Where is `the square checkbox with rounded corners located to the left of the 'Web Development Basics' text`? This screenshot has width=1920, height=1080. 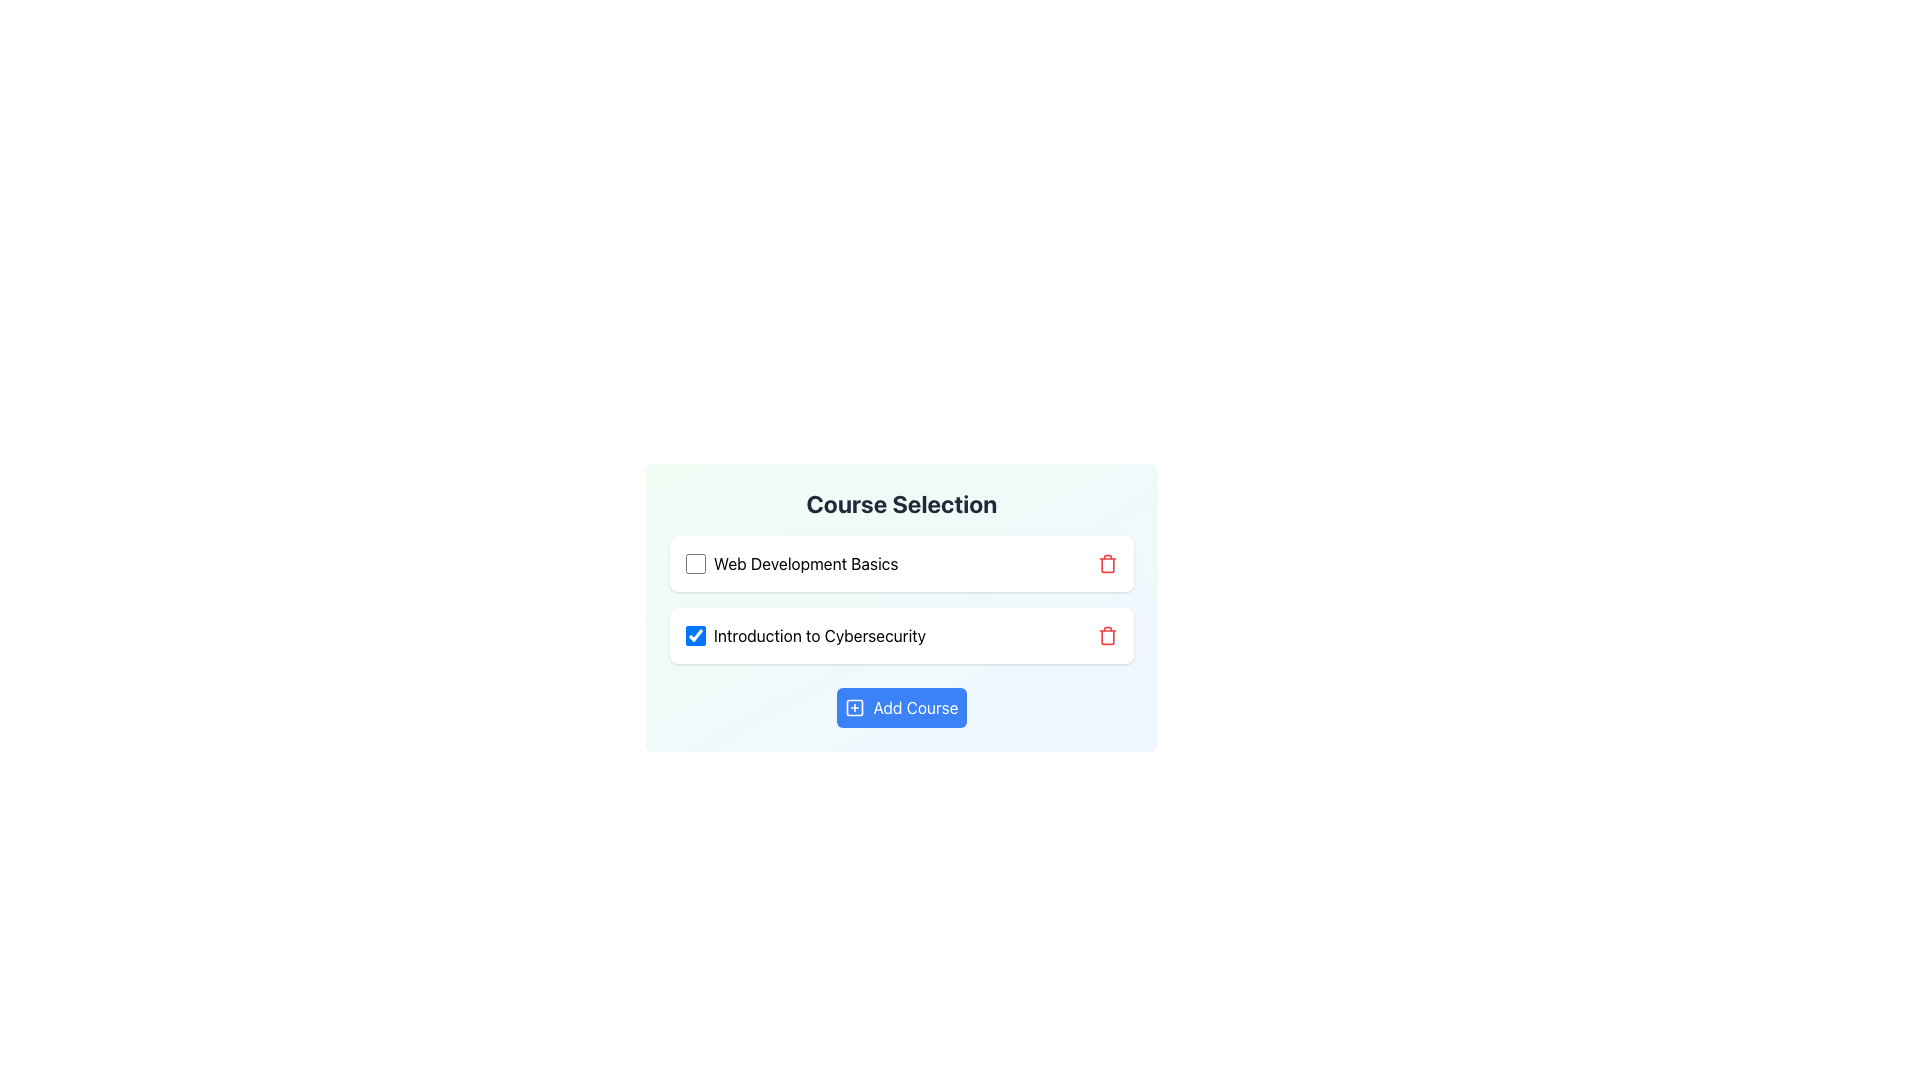 the square checkbox with rounded corners located to the left of the 'Web Development Basics' text is located at coordinates (696, 563).